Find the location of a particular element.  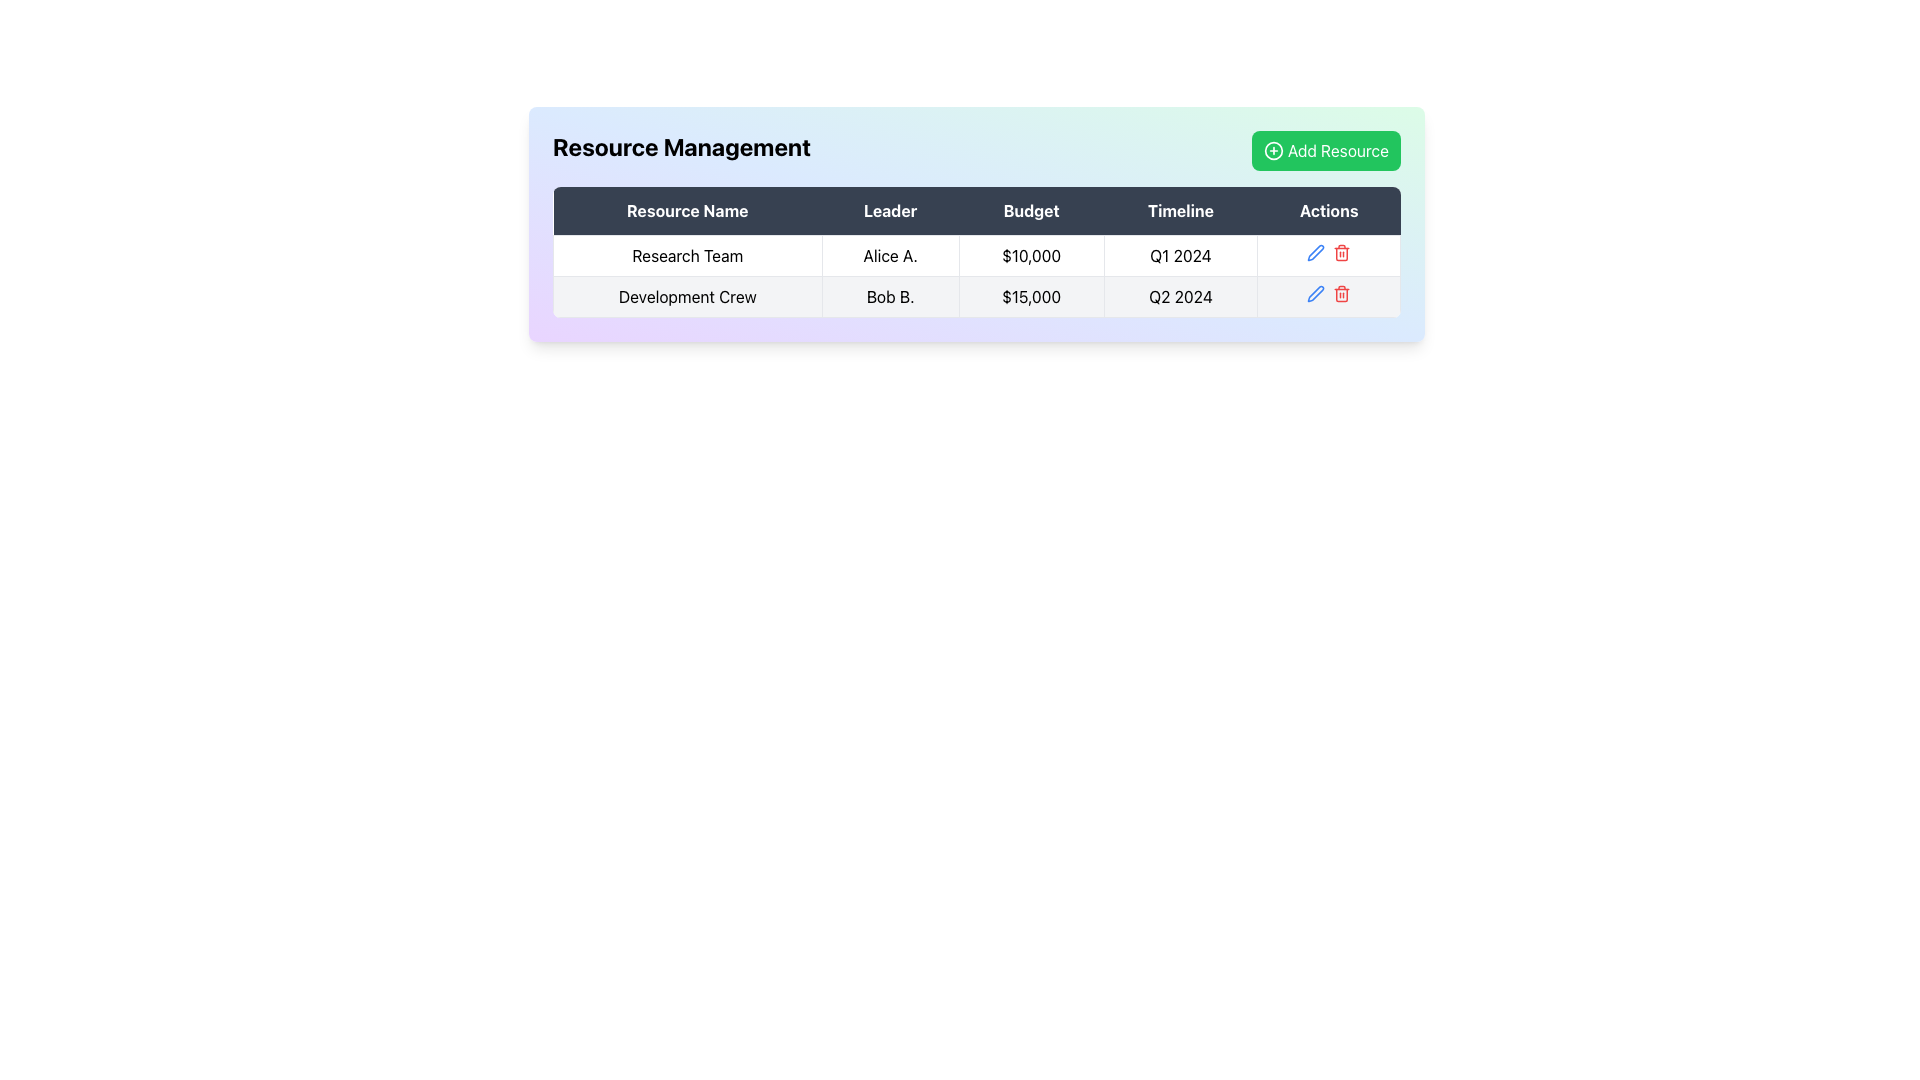

the text label 'Resource Name', which is the first column header in the table with a dark background and white bold text is located at coordinates (687, 211).